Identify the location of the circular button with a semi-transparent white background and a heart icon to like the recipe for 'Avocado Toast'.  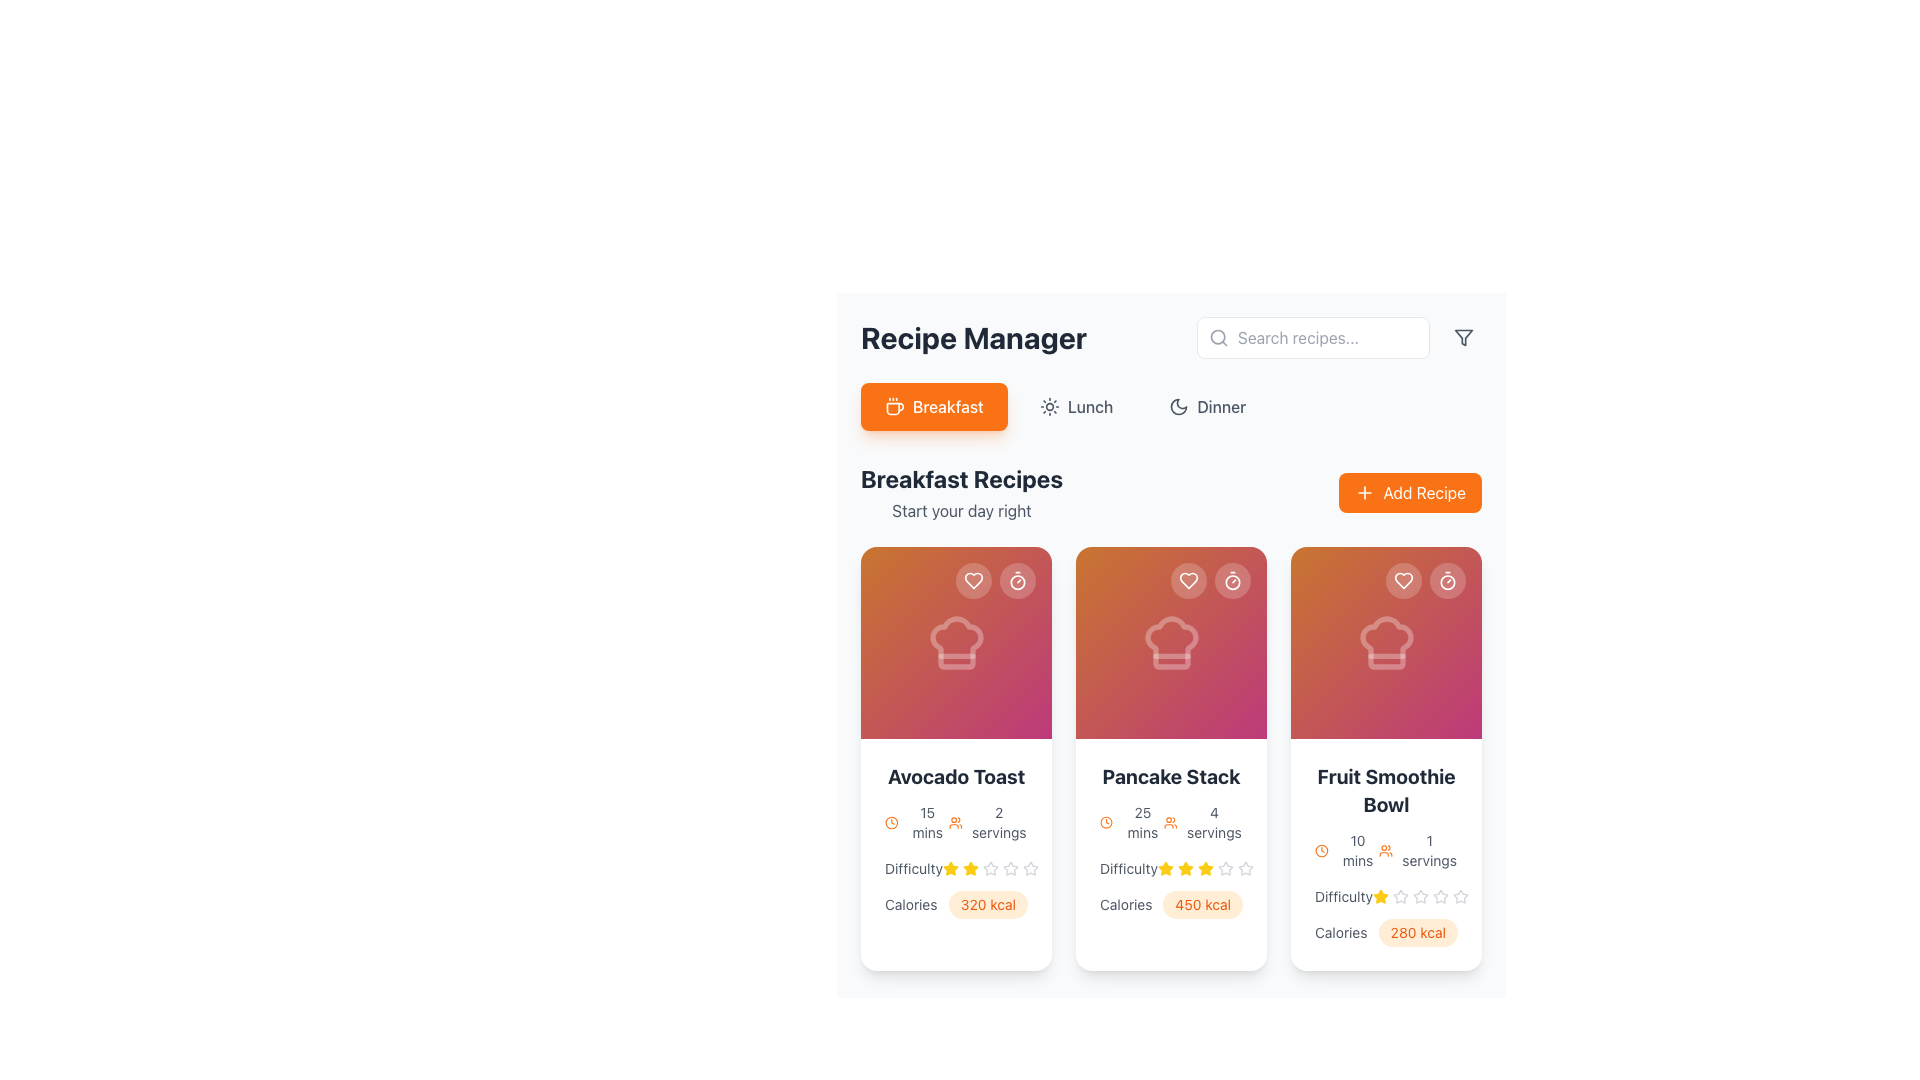
(974, 581).